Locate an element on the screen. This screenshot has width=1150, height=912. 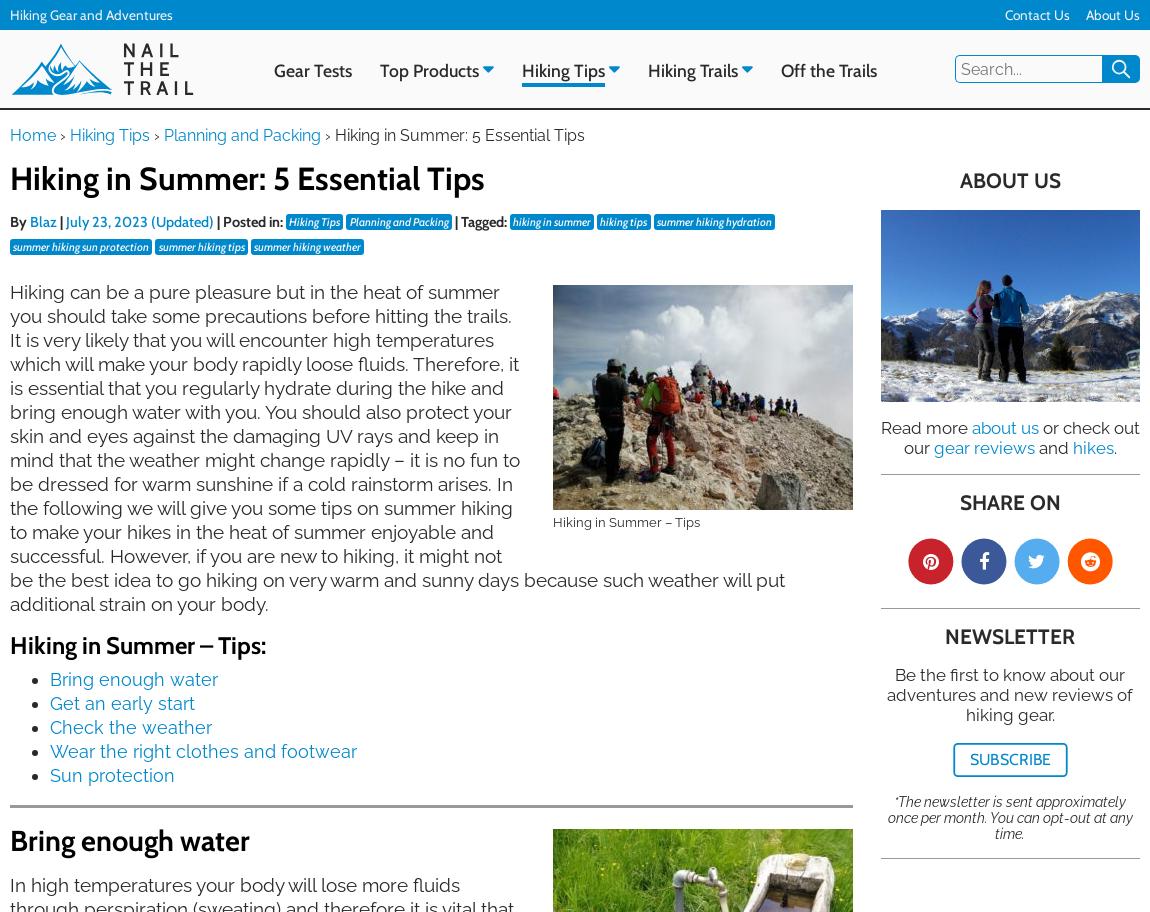
'Hiking in Summer – Tips' is located at coordinates (624, 520).